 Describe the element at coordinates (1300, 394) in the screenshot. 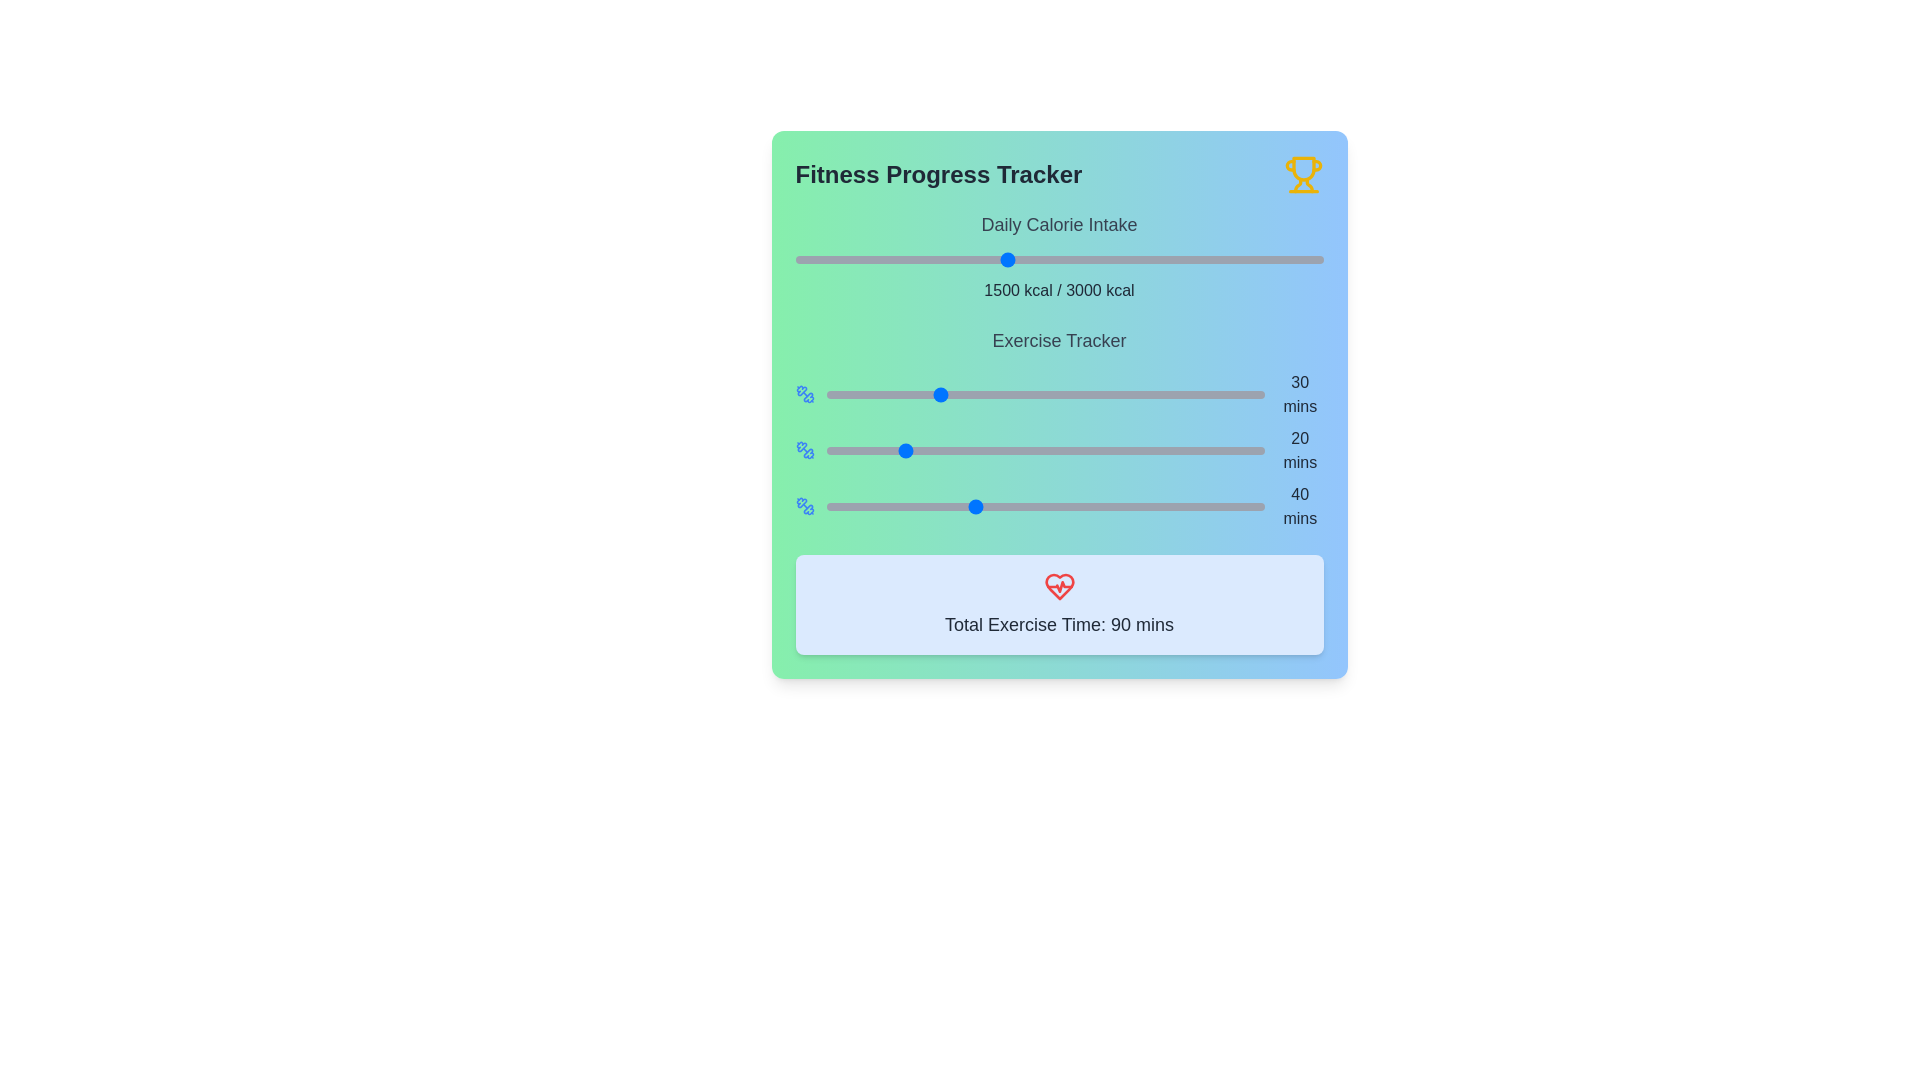

I see `the Text Label displaying '30 mins' which indicates the selected time duration on the slider associated with the 'Exercise Tracker'` at that location.